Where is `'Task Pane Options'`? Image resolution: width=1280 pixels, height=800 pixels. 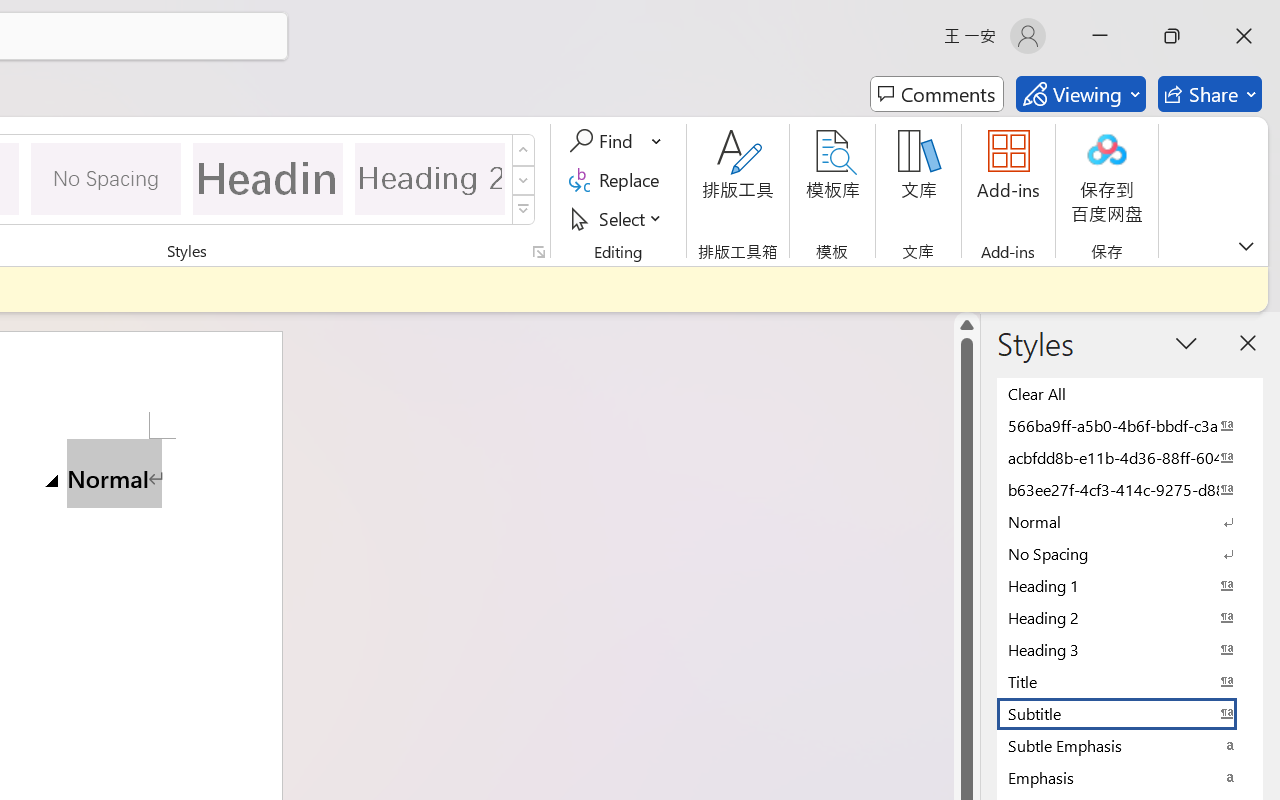 'Task Pane Options' is located at coordinates (1187, 343).